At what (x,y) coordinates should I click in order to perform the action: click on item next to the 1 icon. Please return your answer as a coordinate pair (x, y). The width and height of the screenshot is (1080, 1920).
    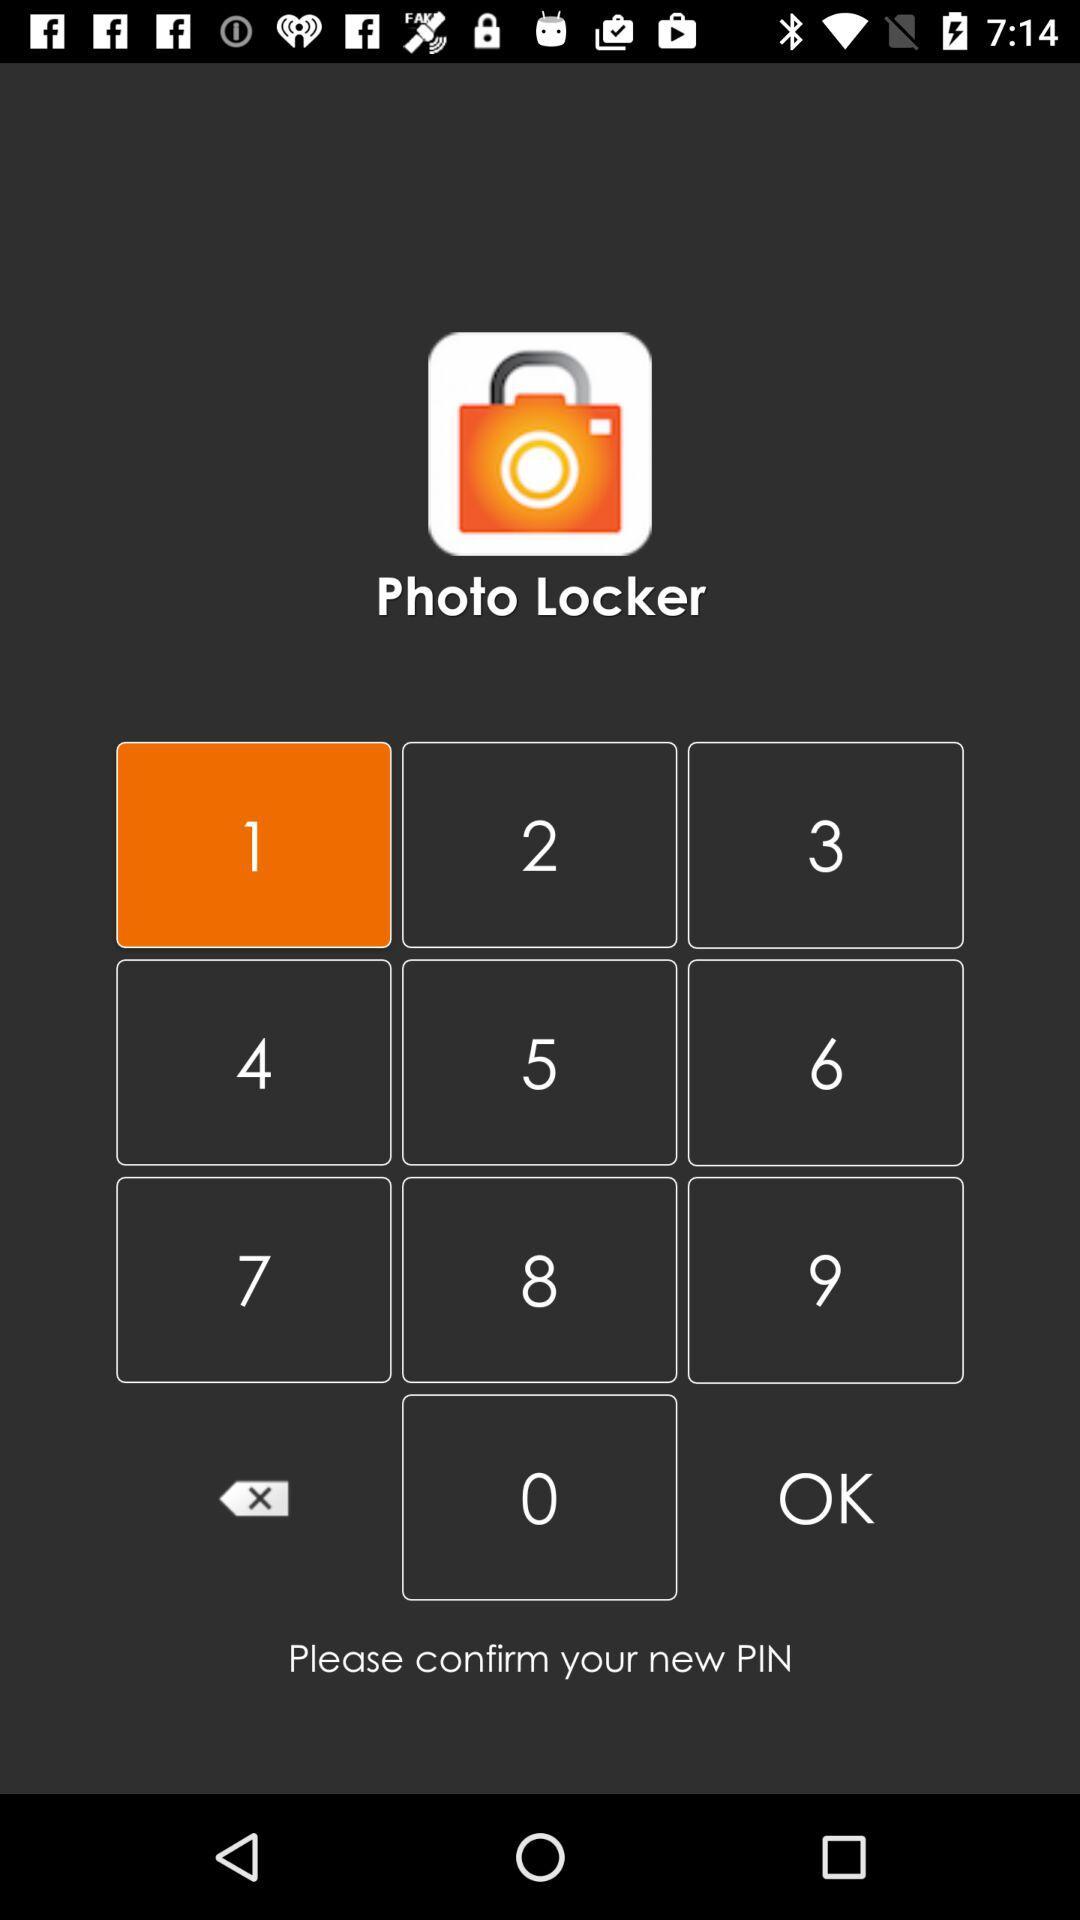
    Looking at the image, I should click on (538, 844).